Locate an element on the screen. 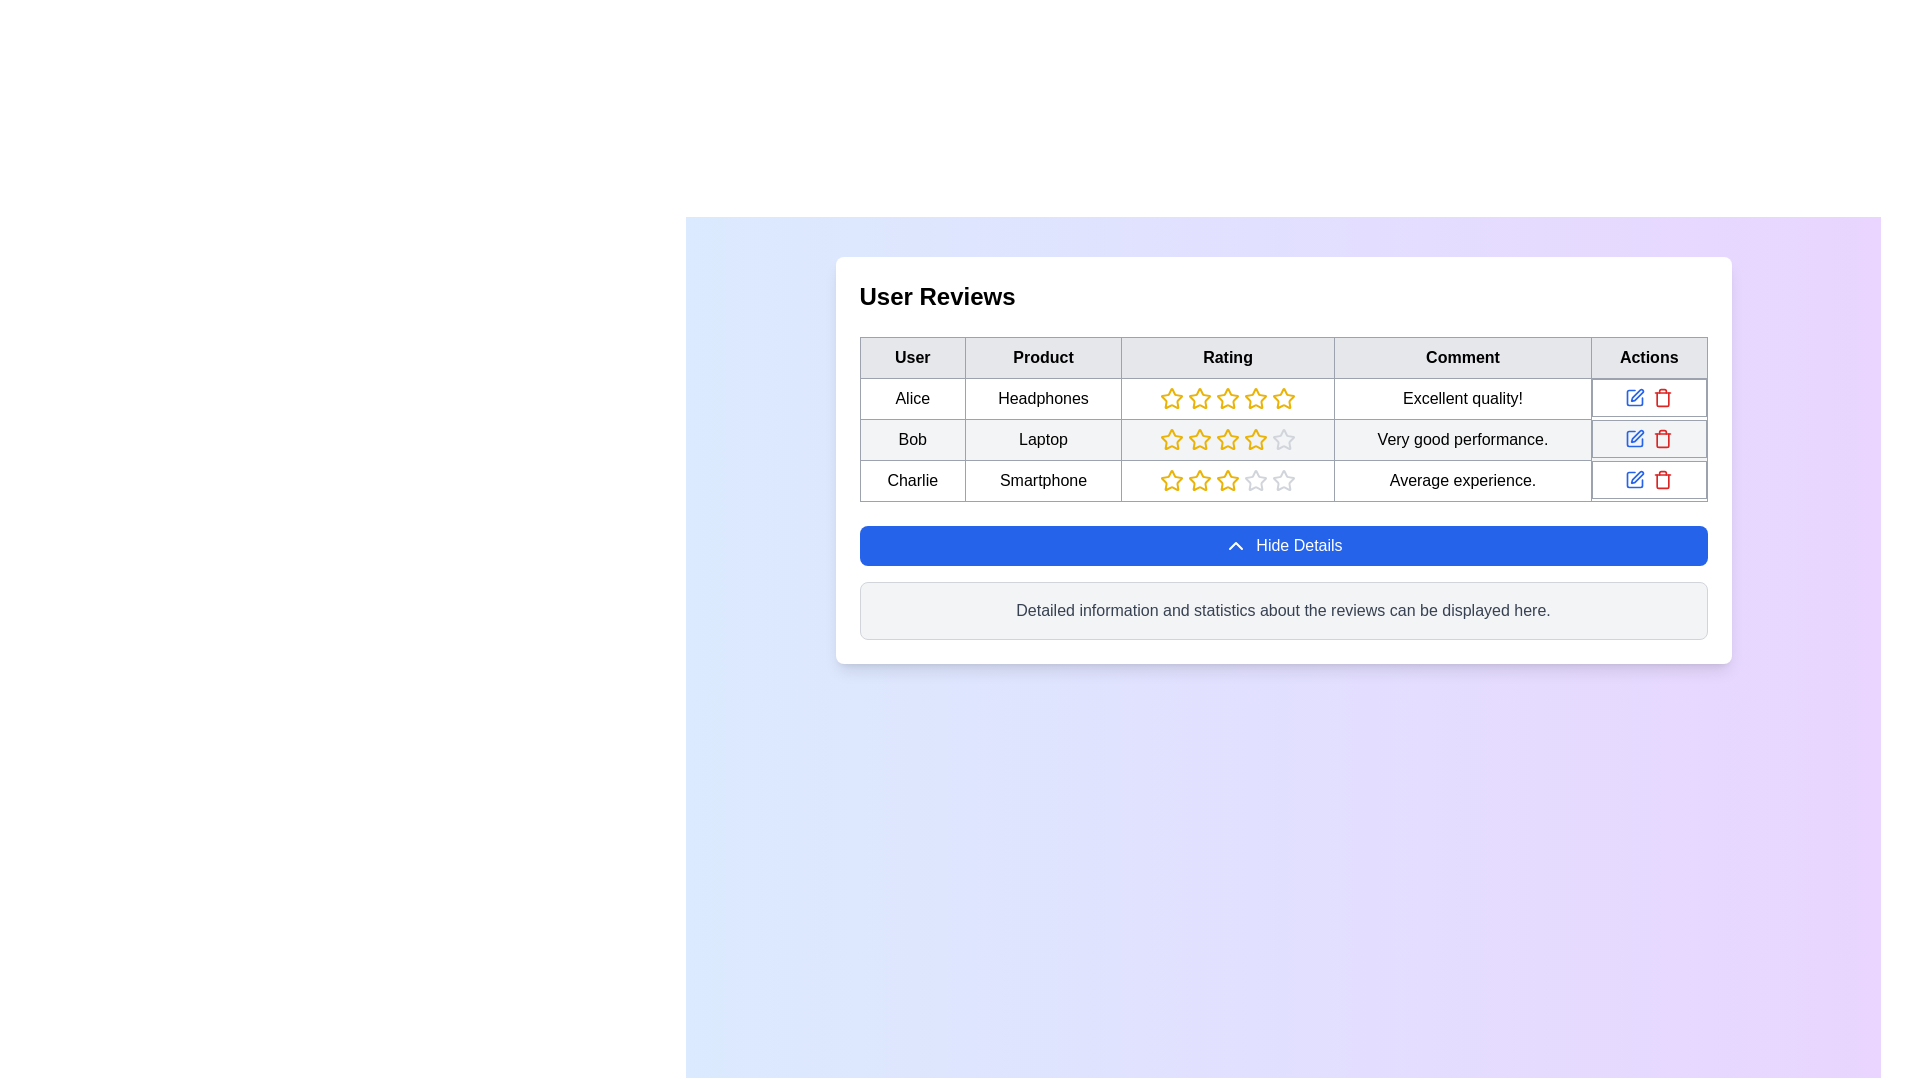 The image size is (1920, 1080). the table cell displaying the text 'Bob' in the user reviews table is located at coordinates (911, 438).